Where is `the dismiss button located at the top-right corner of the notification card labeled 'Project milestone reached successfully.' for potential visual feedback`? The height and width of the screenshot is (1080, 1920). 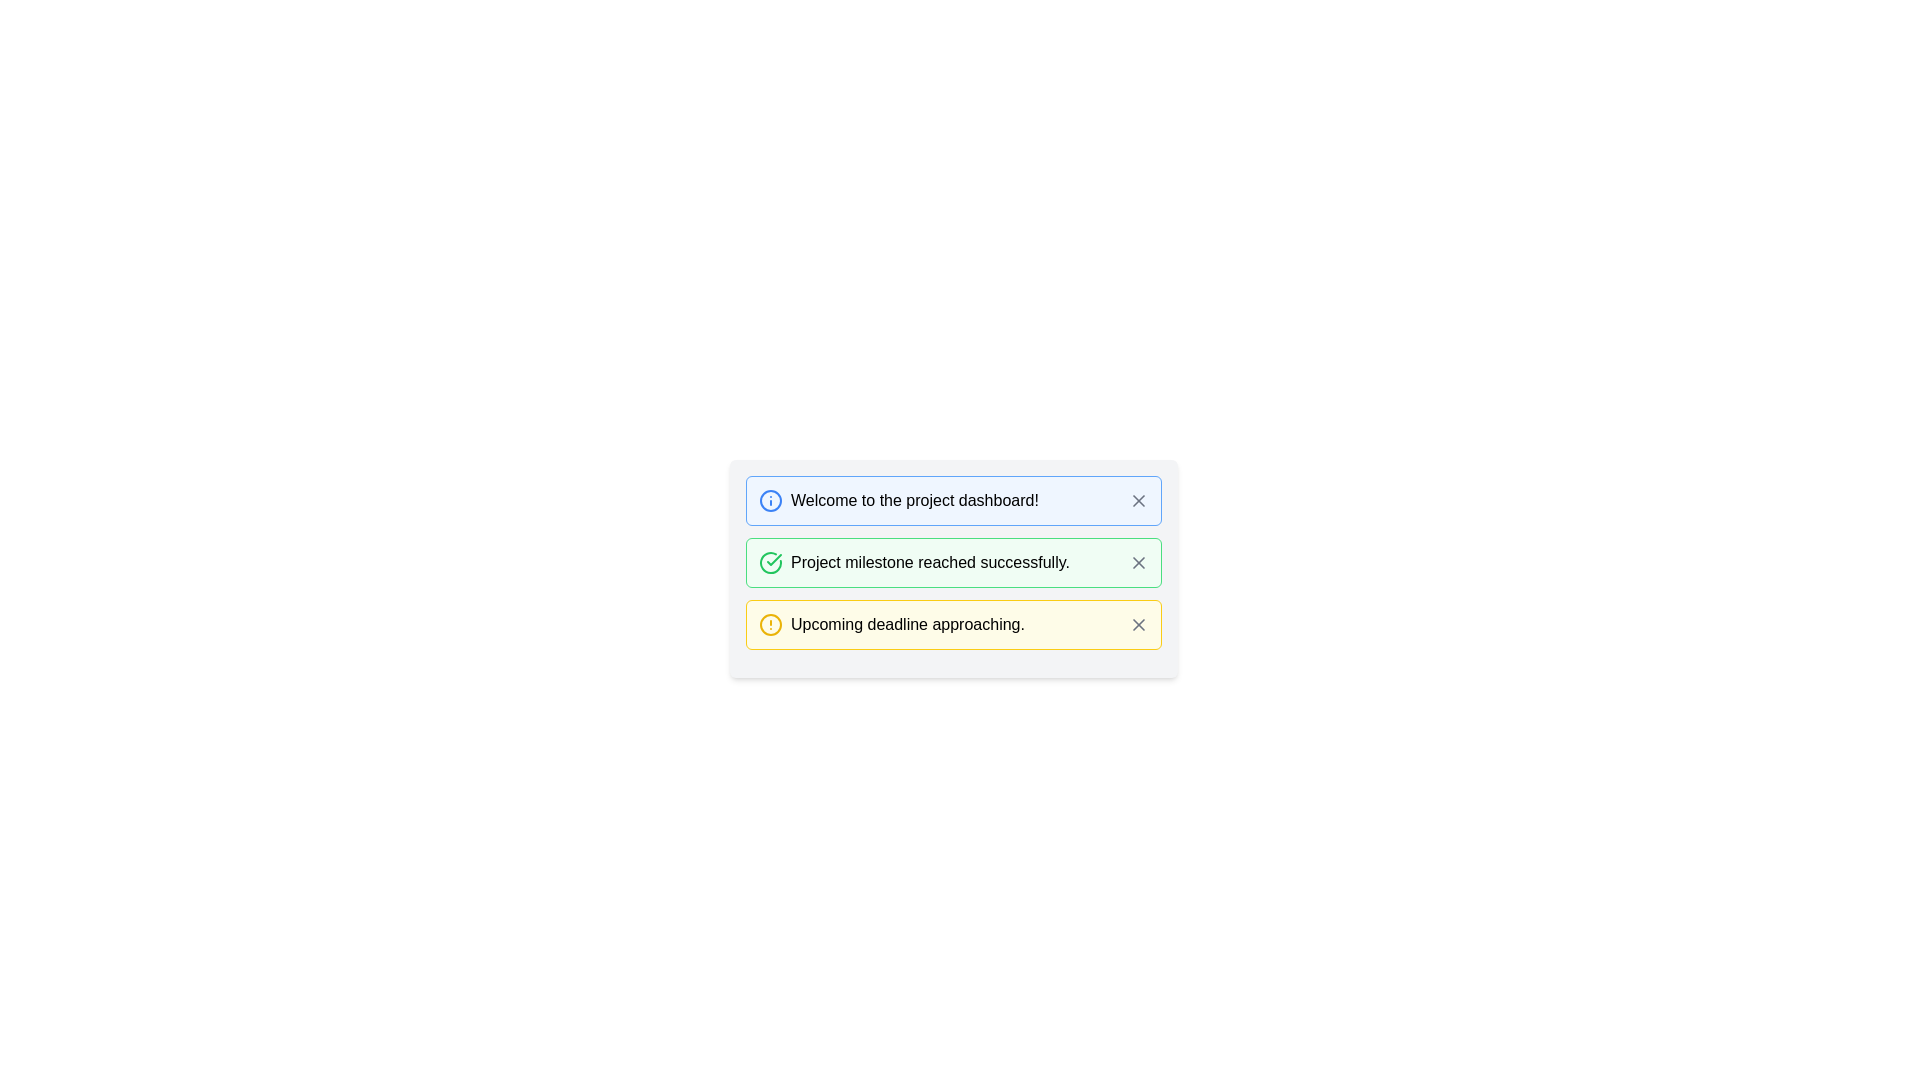
the dismiss button located at the top-right corner of the notification card labeled 'Project milestone reached successfully.' for potential visual feedback is located at coordinates (1138, 563).